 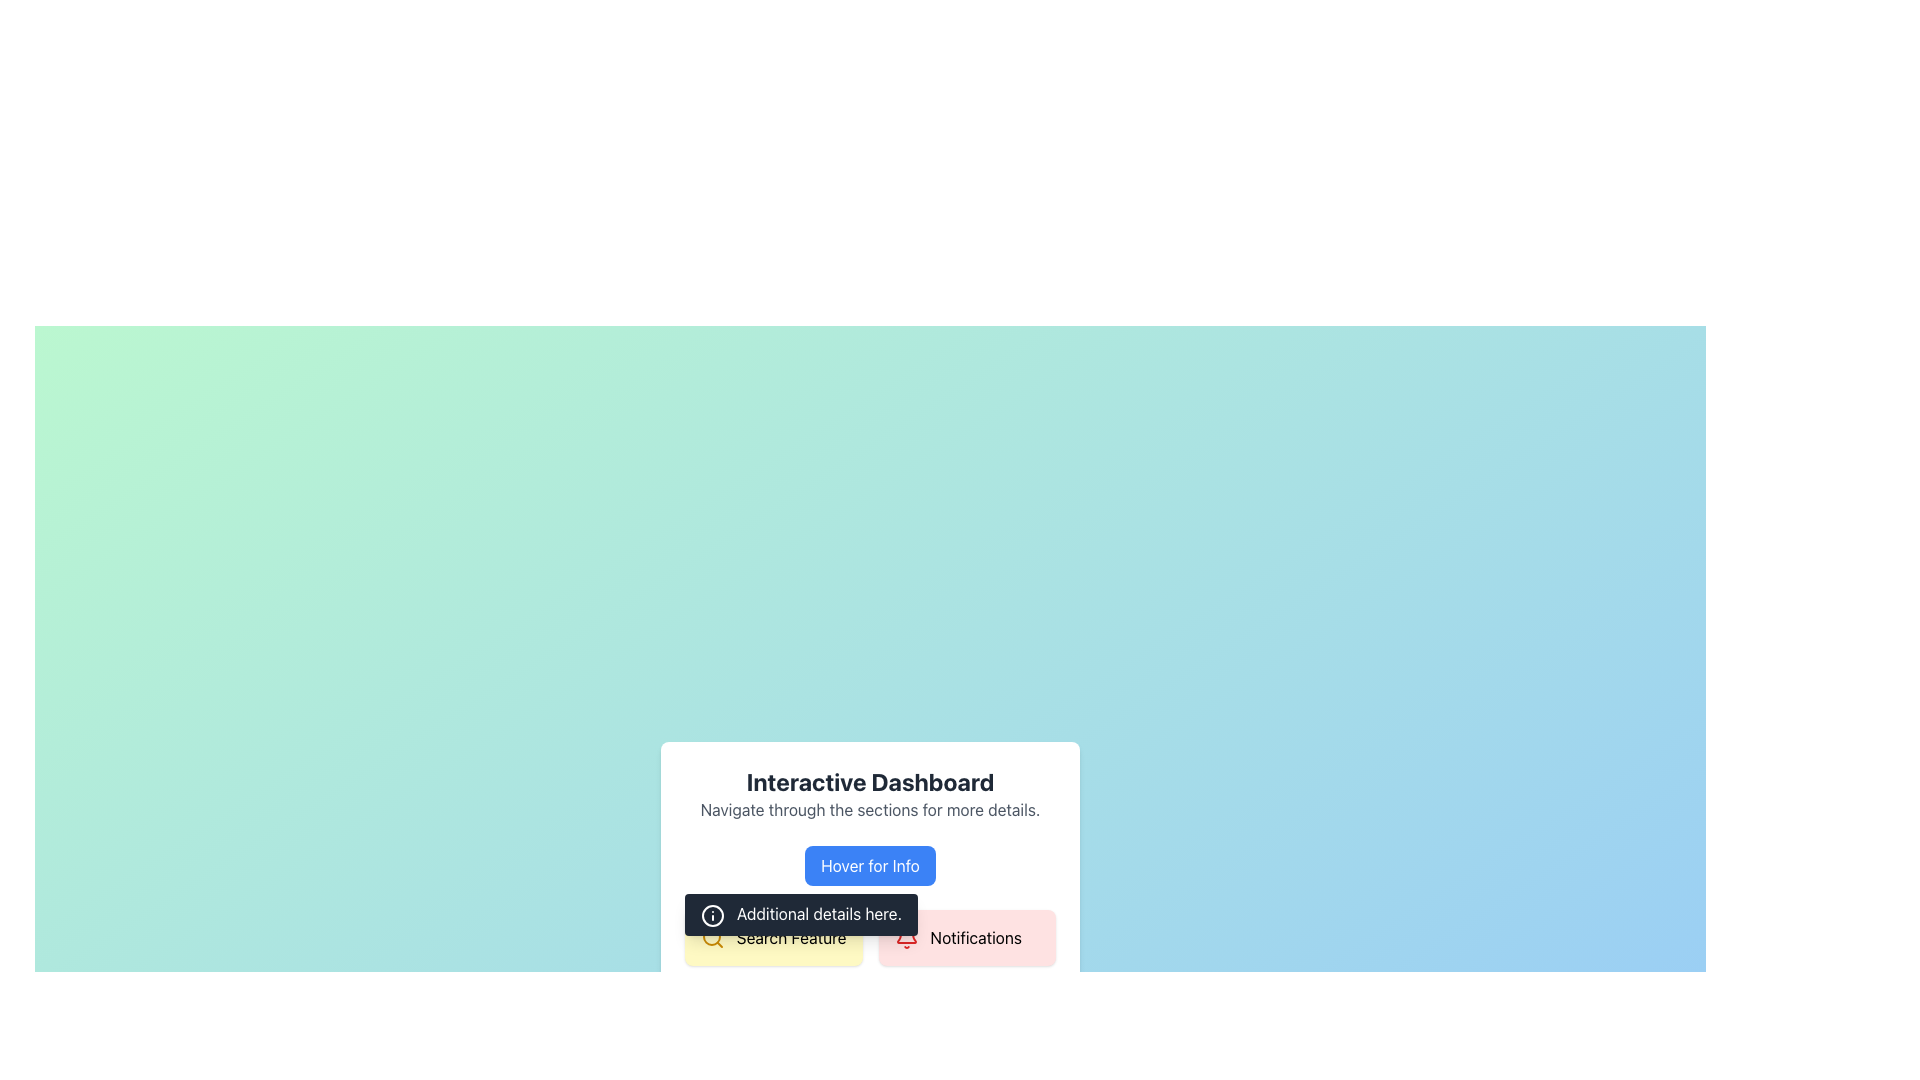 I want to click on the blue button labeled 'Hover for Info', which is centrally aligned below the header text in the interactive dashboard section, so click(x=869, y=865).